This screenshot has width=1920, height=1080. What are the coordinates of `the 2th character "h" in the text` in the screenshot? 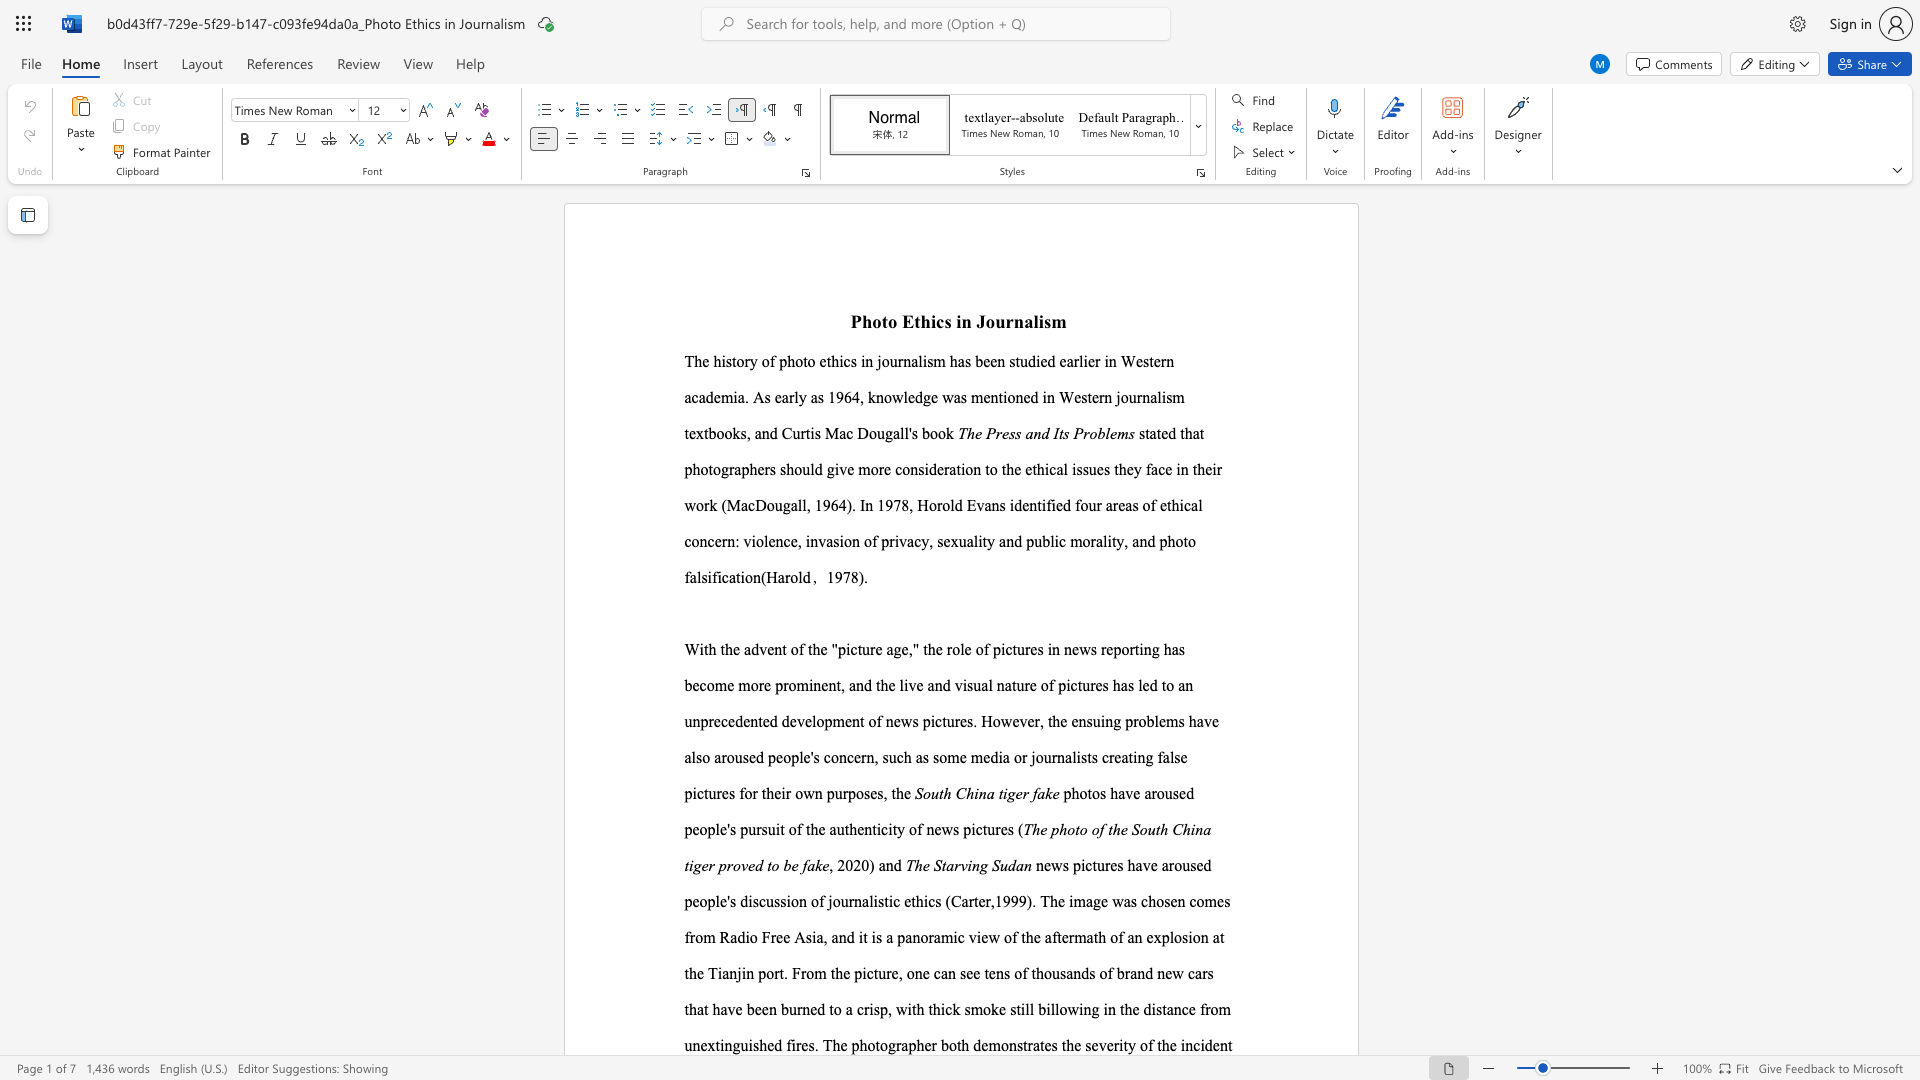 It's located at (924, 320).